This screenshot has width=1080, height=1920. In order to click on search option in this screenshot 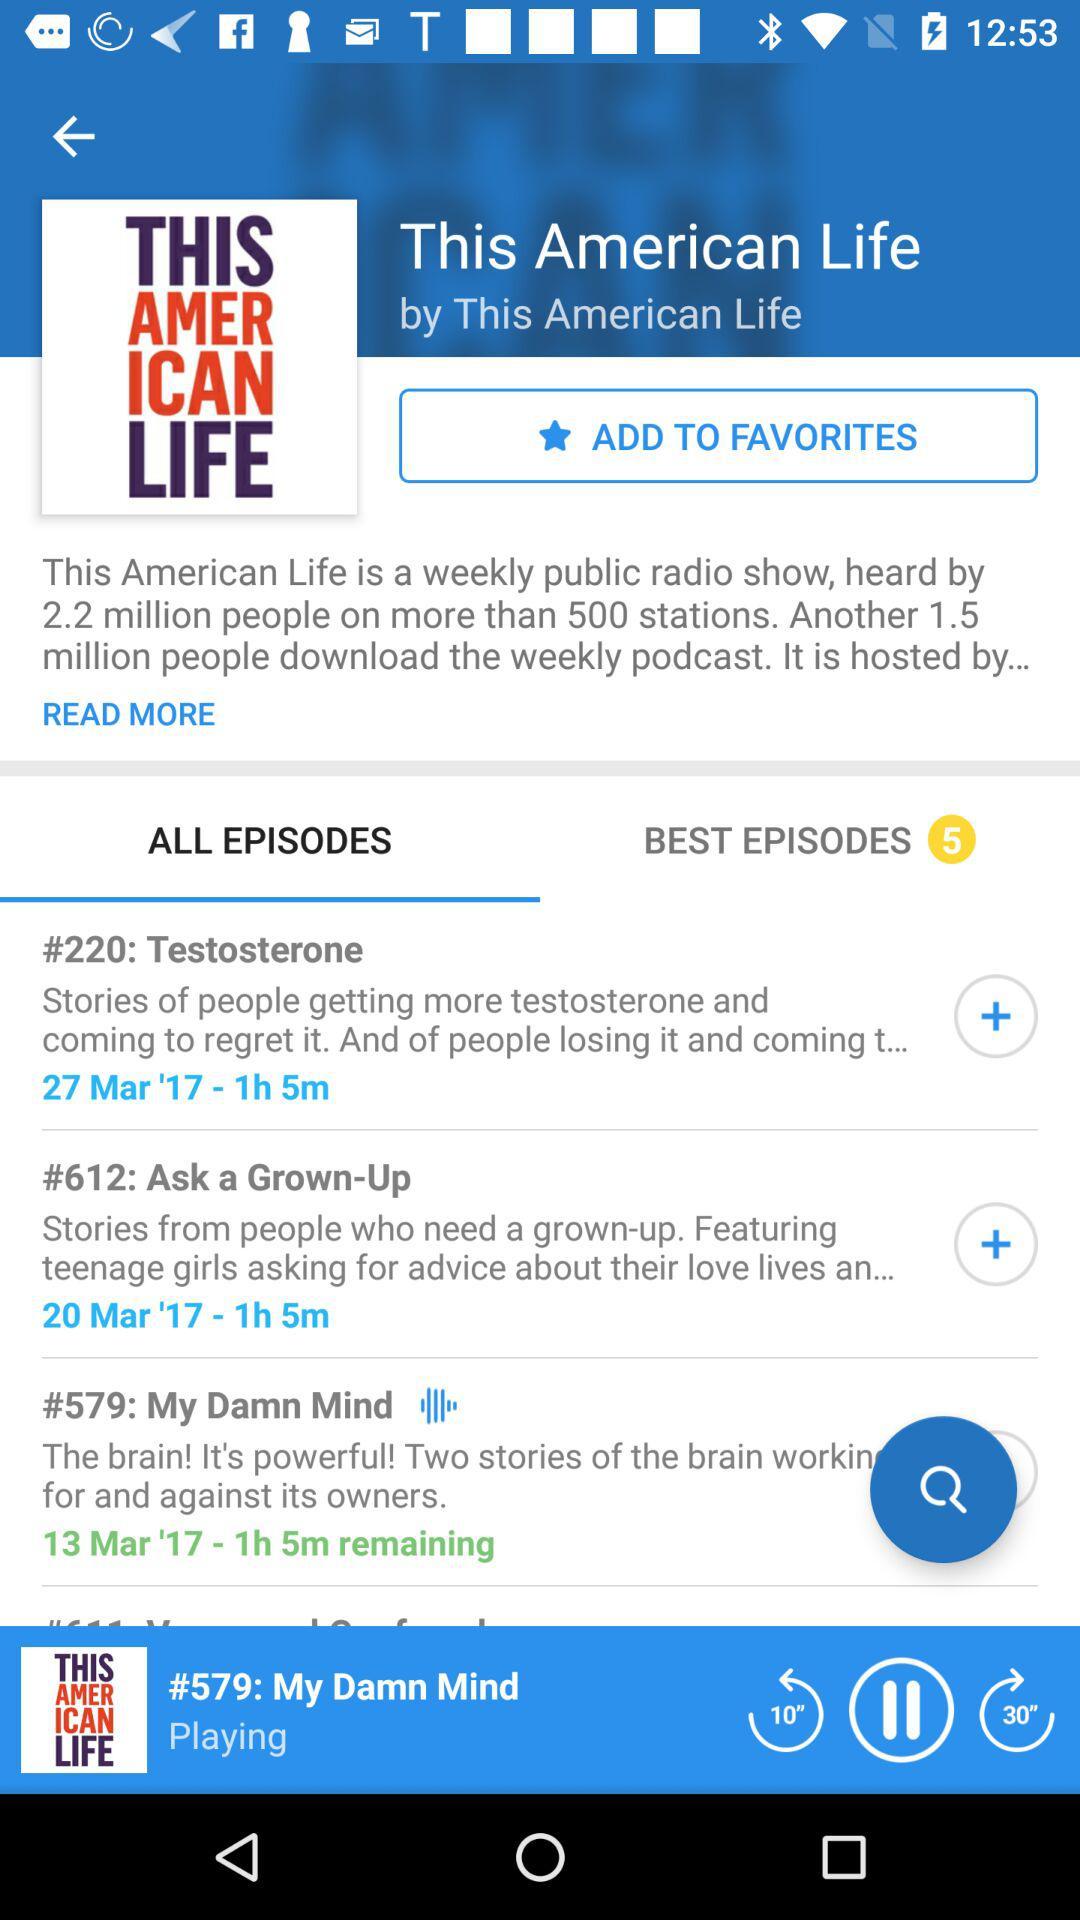, I will do `click(943, 1489)`.